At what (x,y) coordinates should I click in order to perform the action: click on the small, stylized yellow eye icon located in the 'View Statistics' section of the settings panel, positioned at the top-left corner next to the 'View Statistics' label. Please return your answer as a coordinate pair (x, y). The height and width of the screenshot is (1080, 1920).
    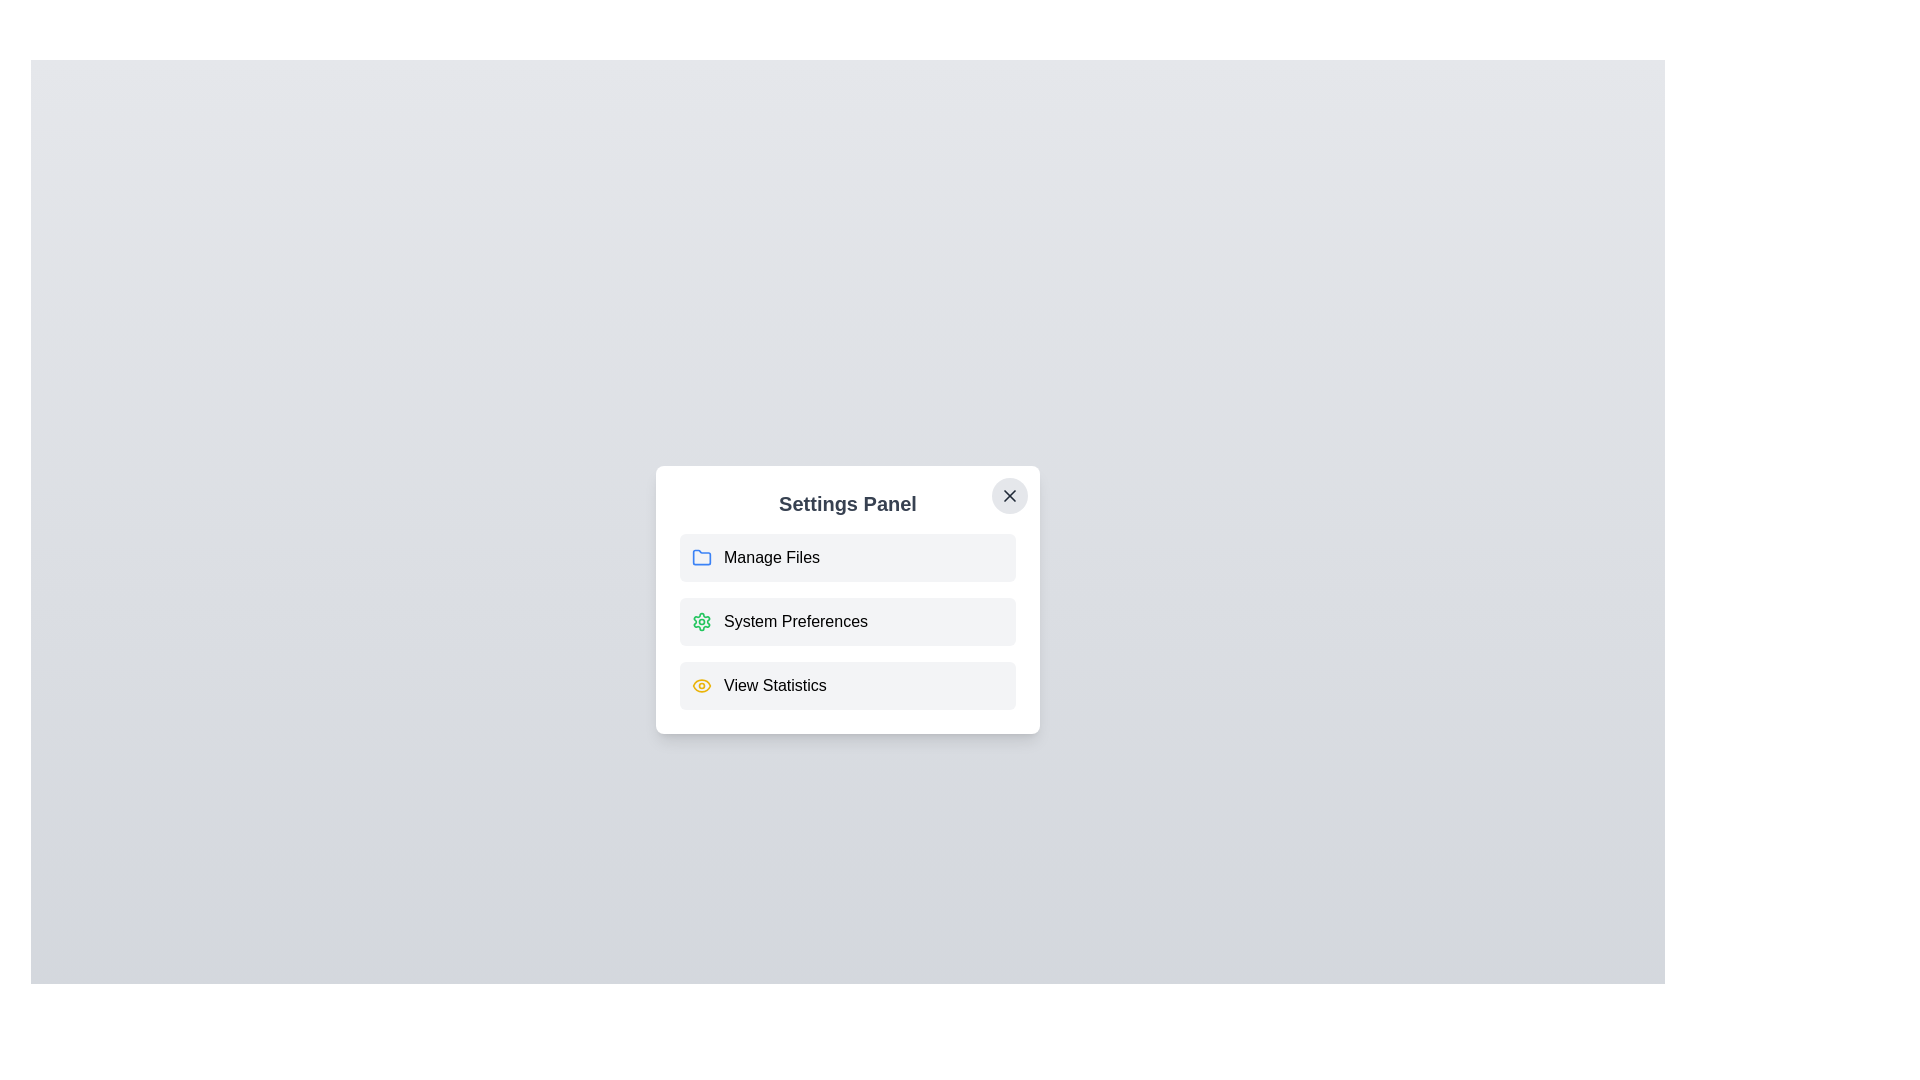
    Looking at the image, I should click on (701, 685).